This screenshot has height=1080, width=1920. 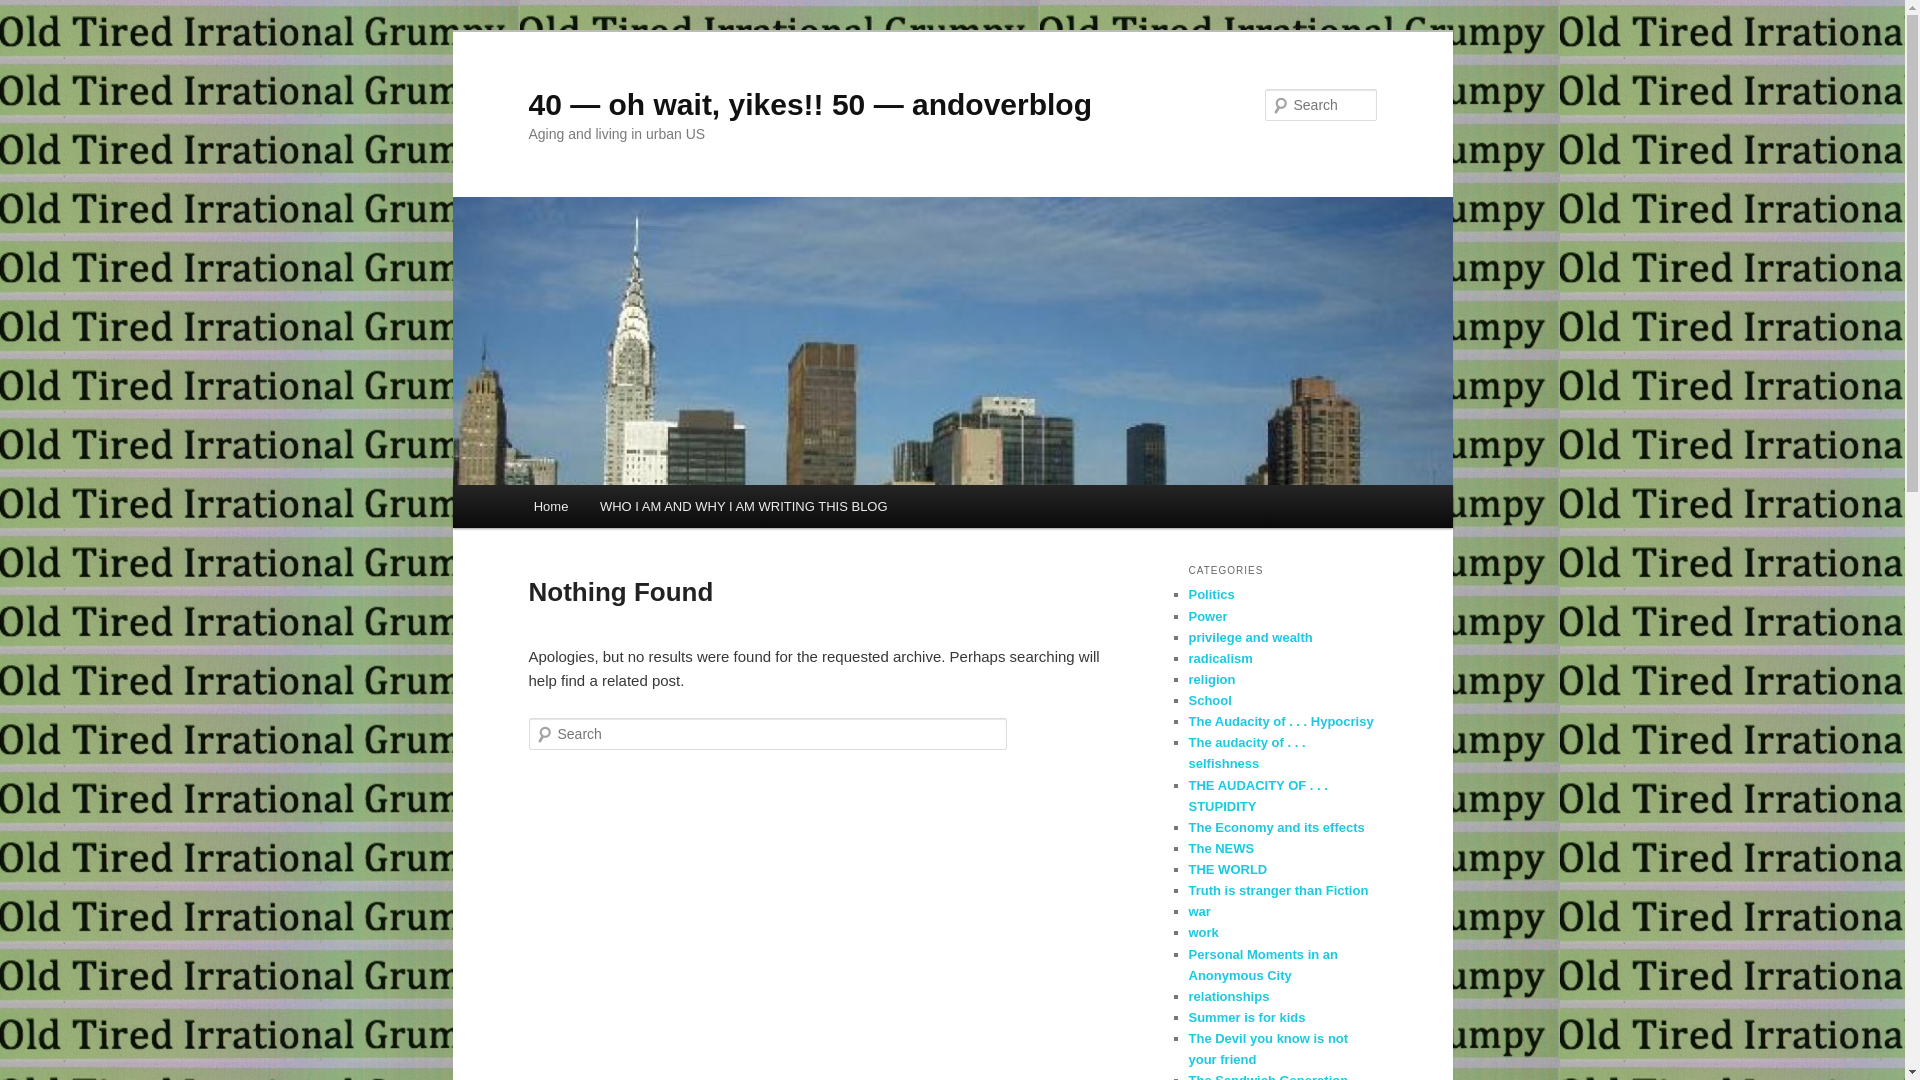 What do you see at coordinates (1219, 848) in the screenshot?
I see `'The NEWS'` at bounding box center [1219, 848].